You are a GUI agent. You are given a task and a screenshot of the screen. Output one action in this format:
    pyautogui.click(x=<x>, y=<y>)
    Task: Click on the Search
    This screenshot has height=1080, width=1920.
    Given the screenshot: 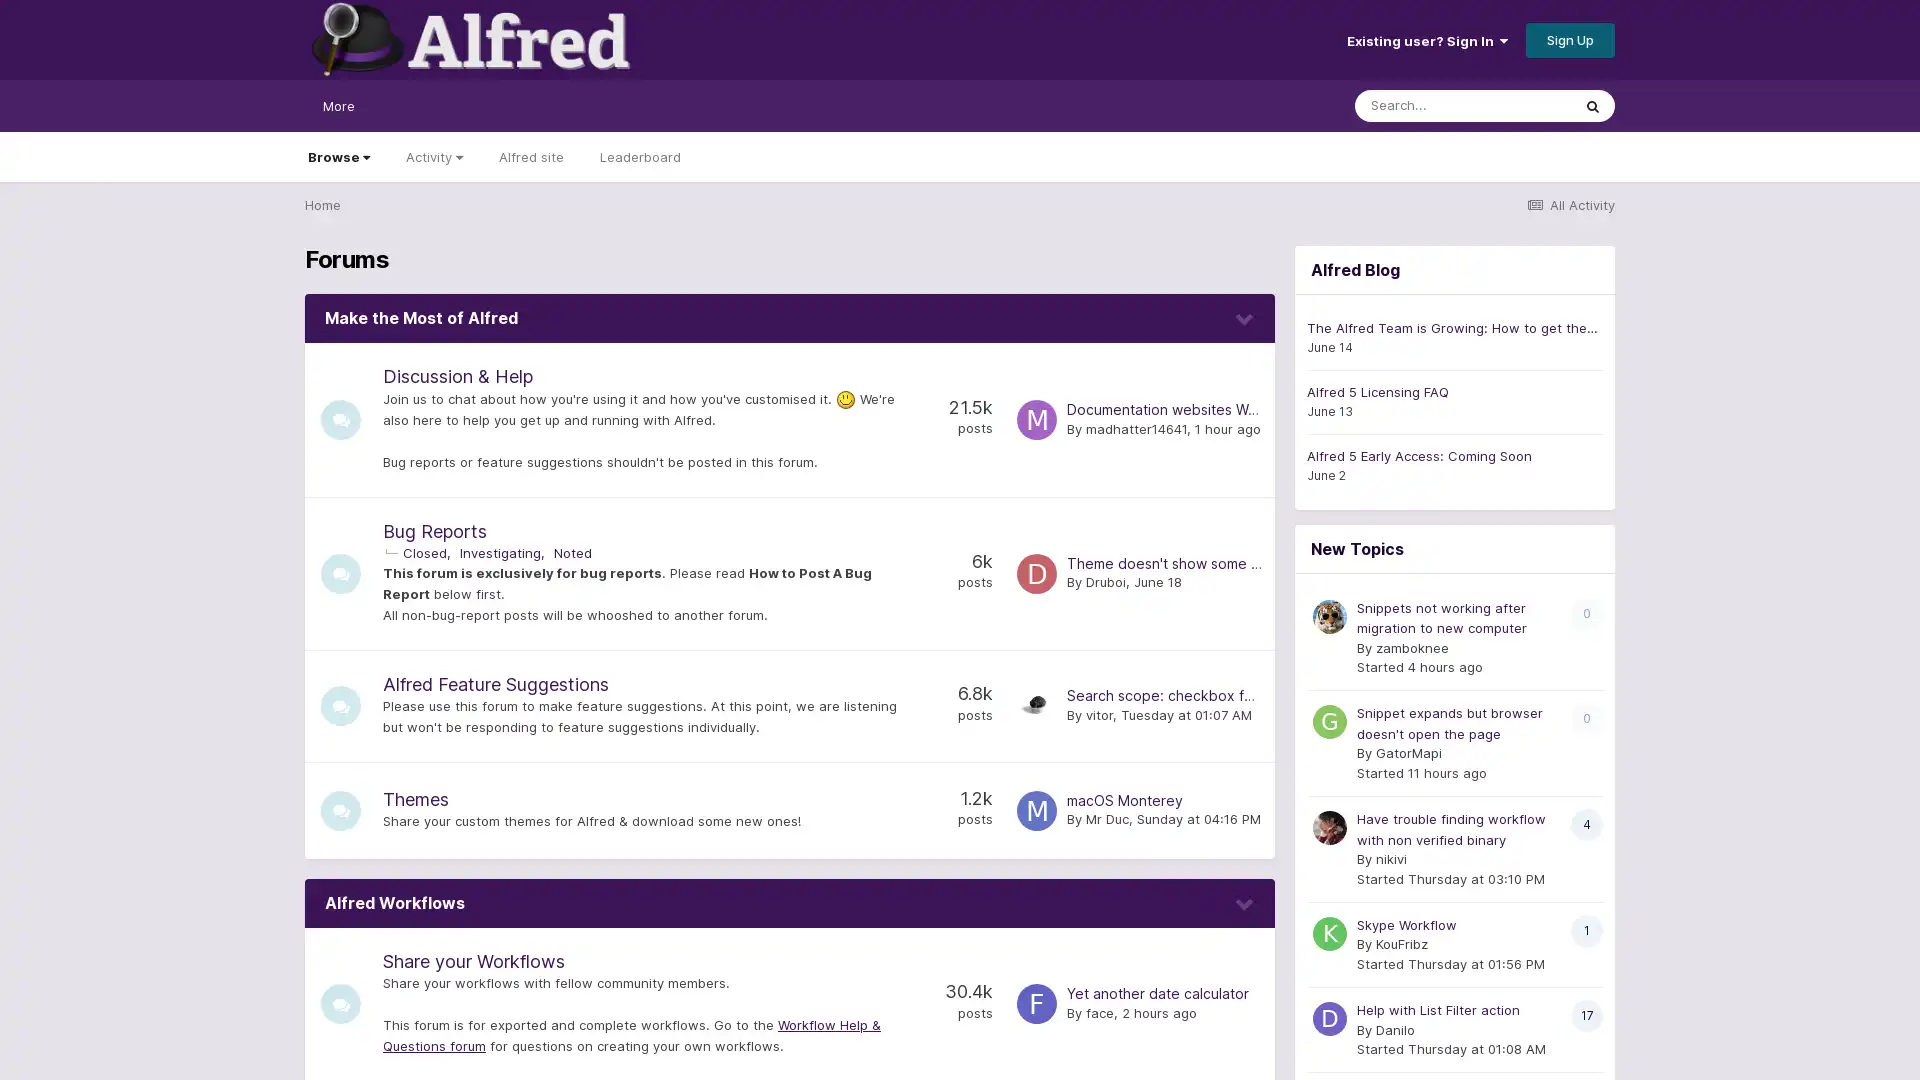 What is the action you would take?
    pyautogui.click(x=1592, y=105)
    